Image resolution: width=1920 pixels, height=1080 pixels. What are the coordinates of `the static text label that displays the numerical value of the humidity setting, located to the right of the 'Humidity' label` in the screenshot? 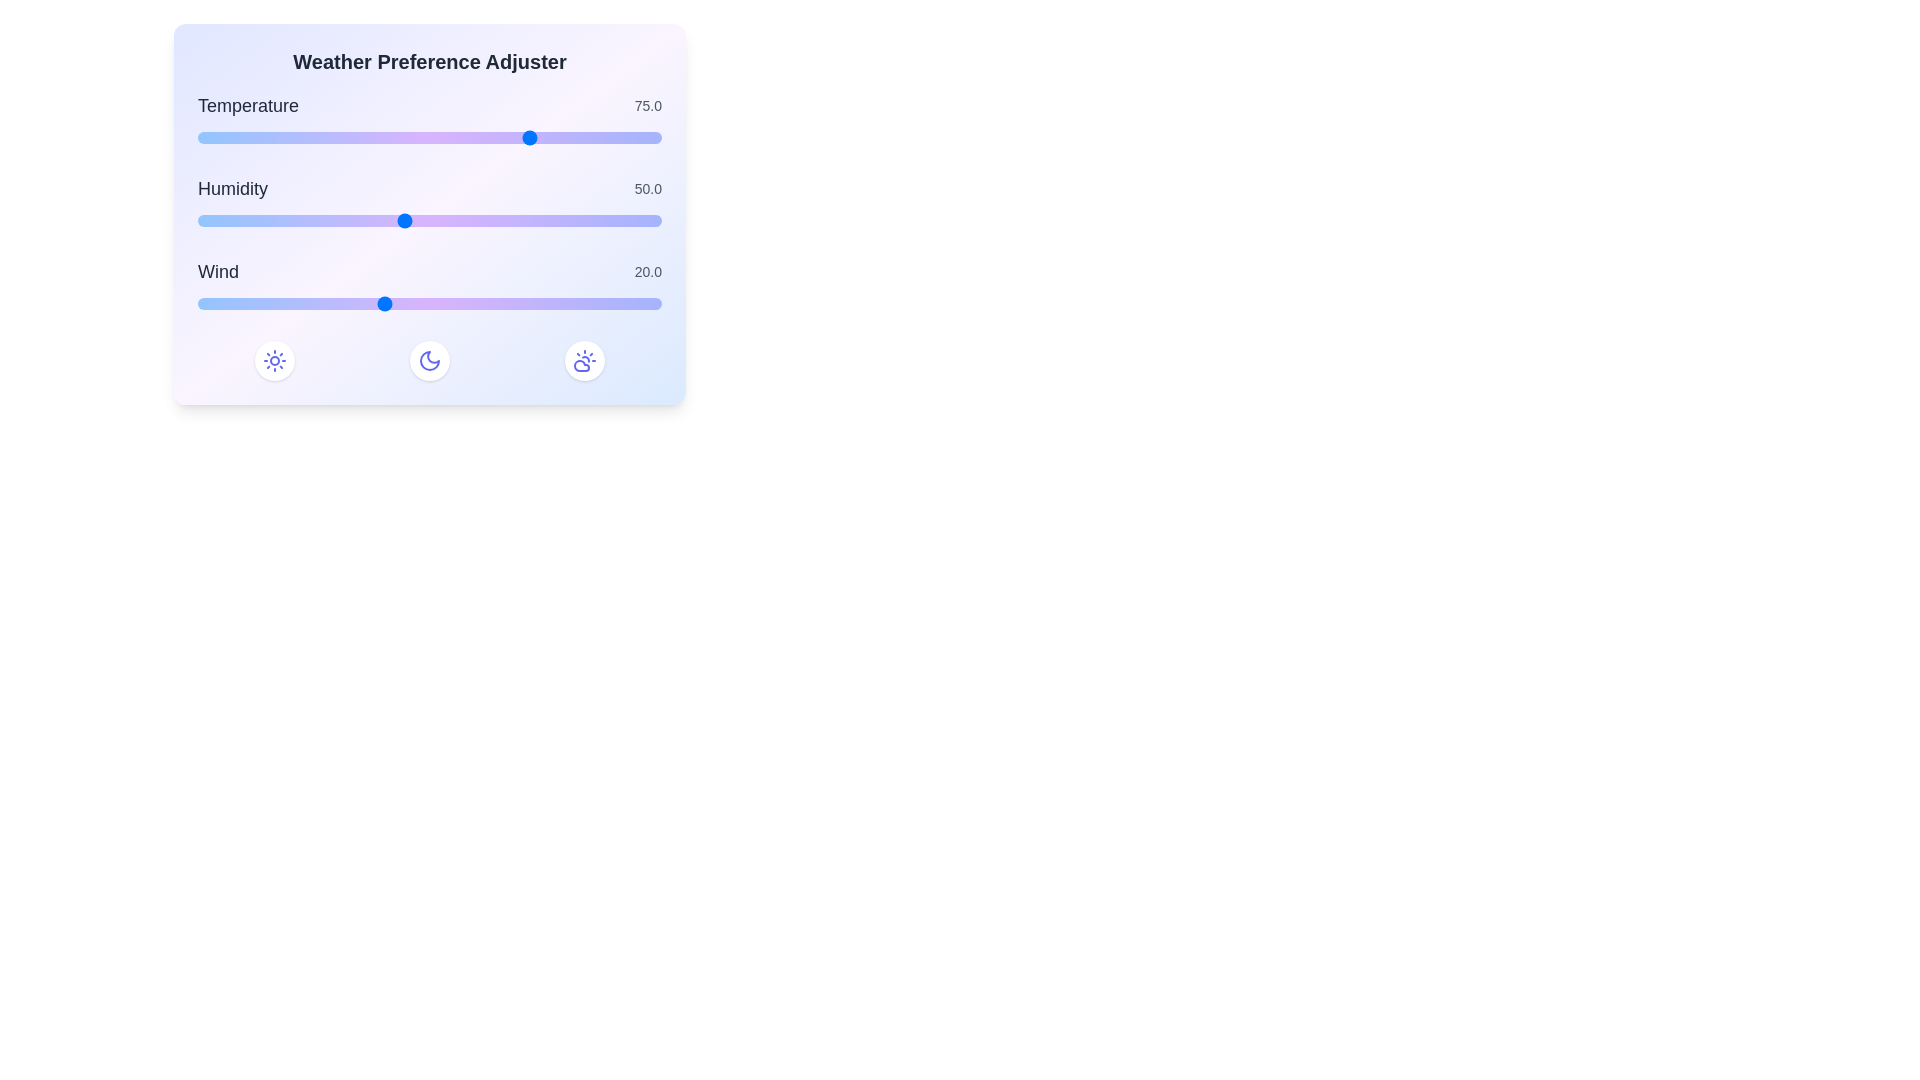 It's located at (648, 189).